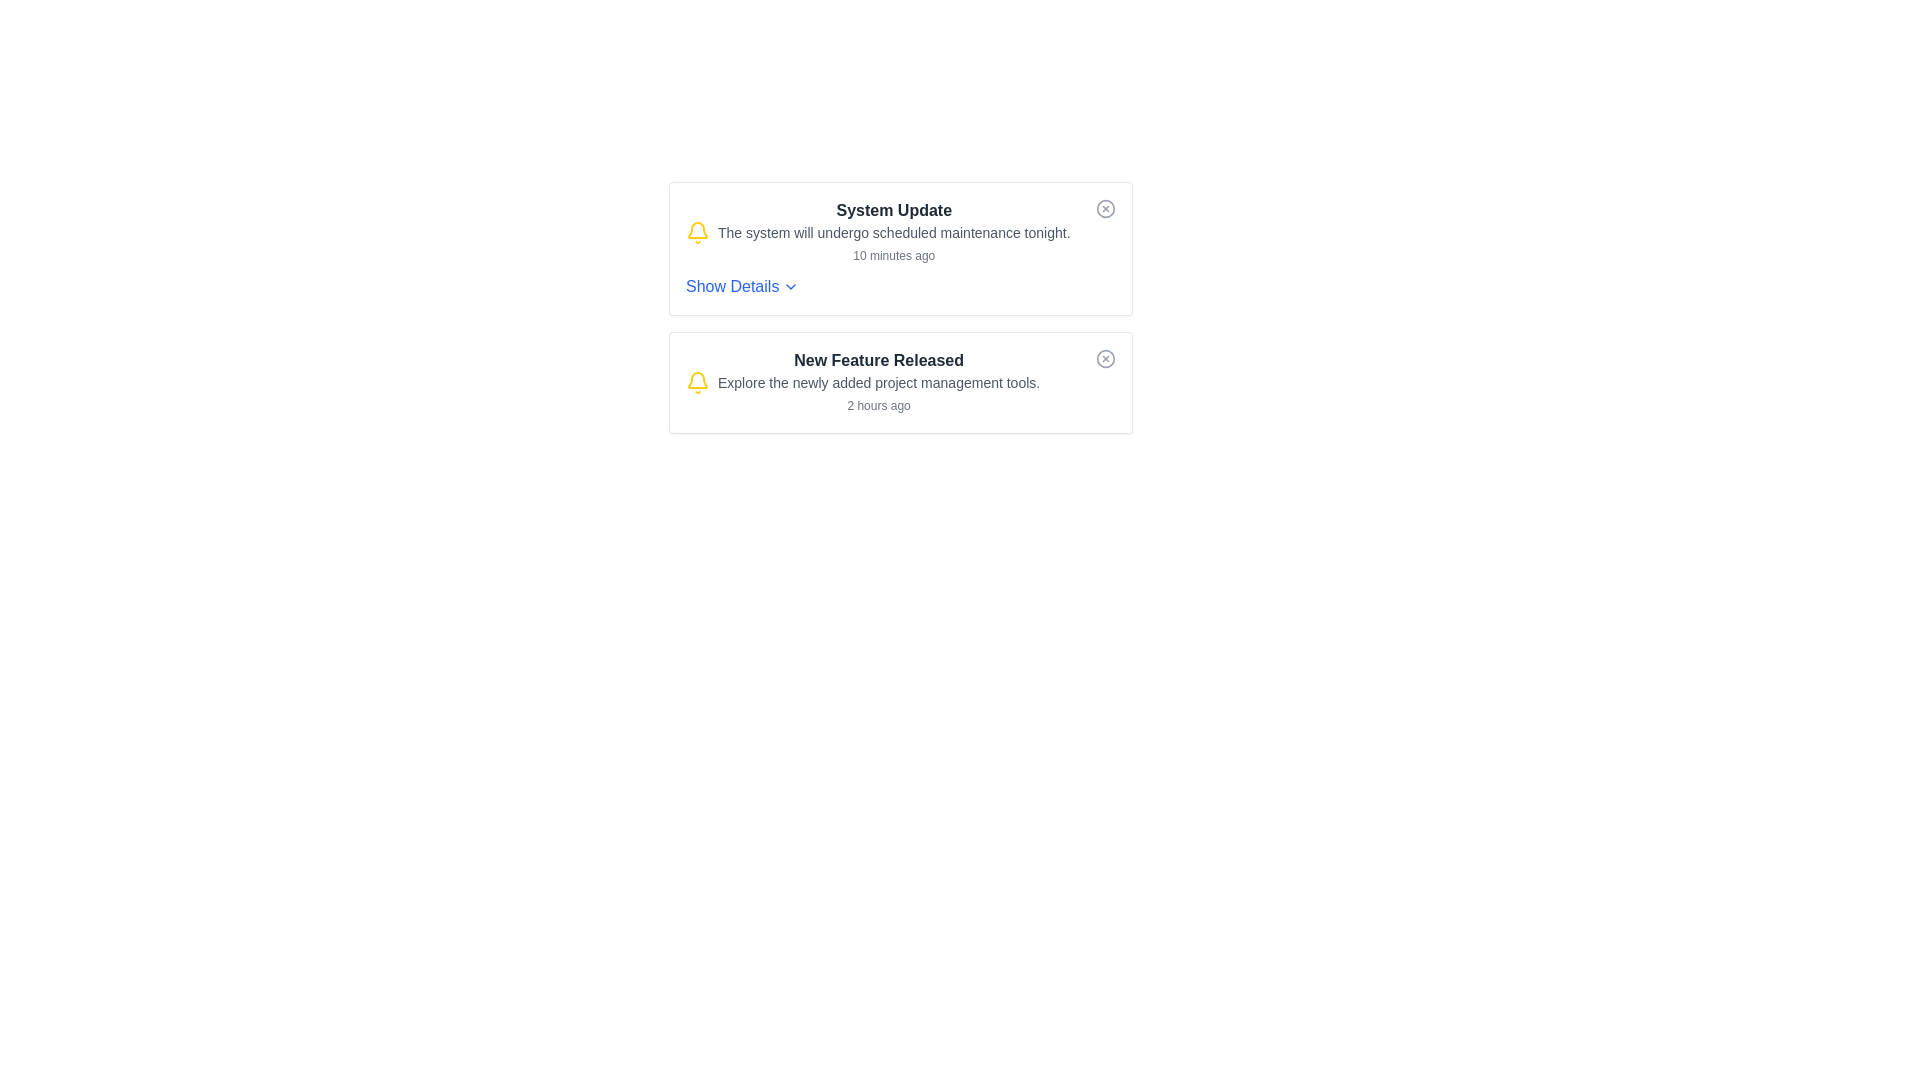 The width and height of the screenshot is (1920, 1080). Describe the element at coordinates (879, 361) in the screenshot. I see `text displayed in the Text Label that shows 'New Feature Released', which is prominently positioned near the top of its notification card` at that location.